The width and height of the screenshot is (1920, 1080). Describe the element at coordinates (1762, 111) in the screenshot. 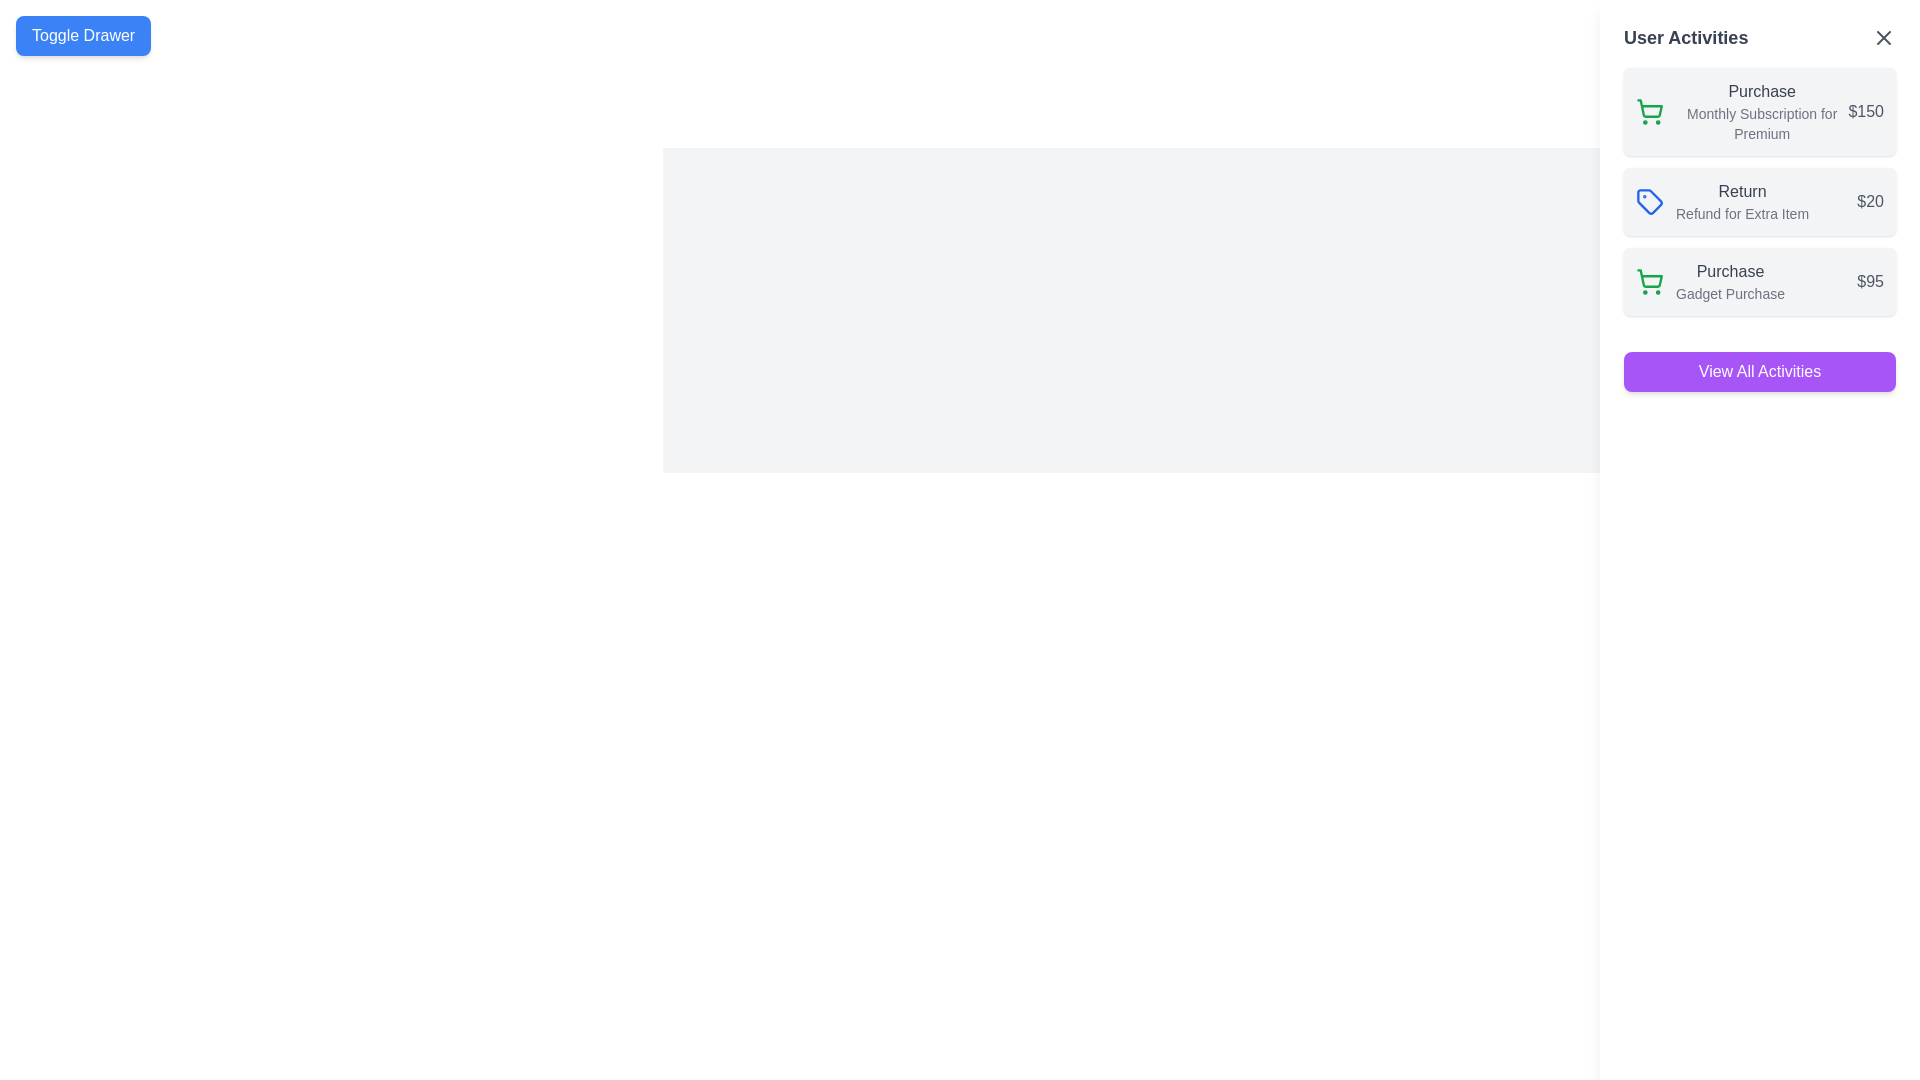

I see `text content of the Text Display element that shows 'Purchase' and 'Monthly Subscription for Premium' in the right sidebar` at that location.